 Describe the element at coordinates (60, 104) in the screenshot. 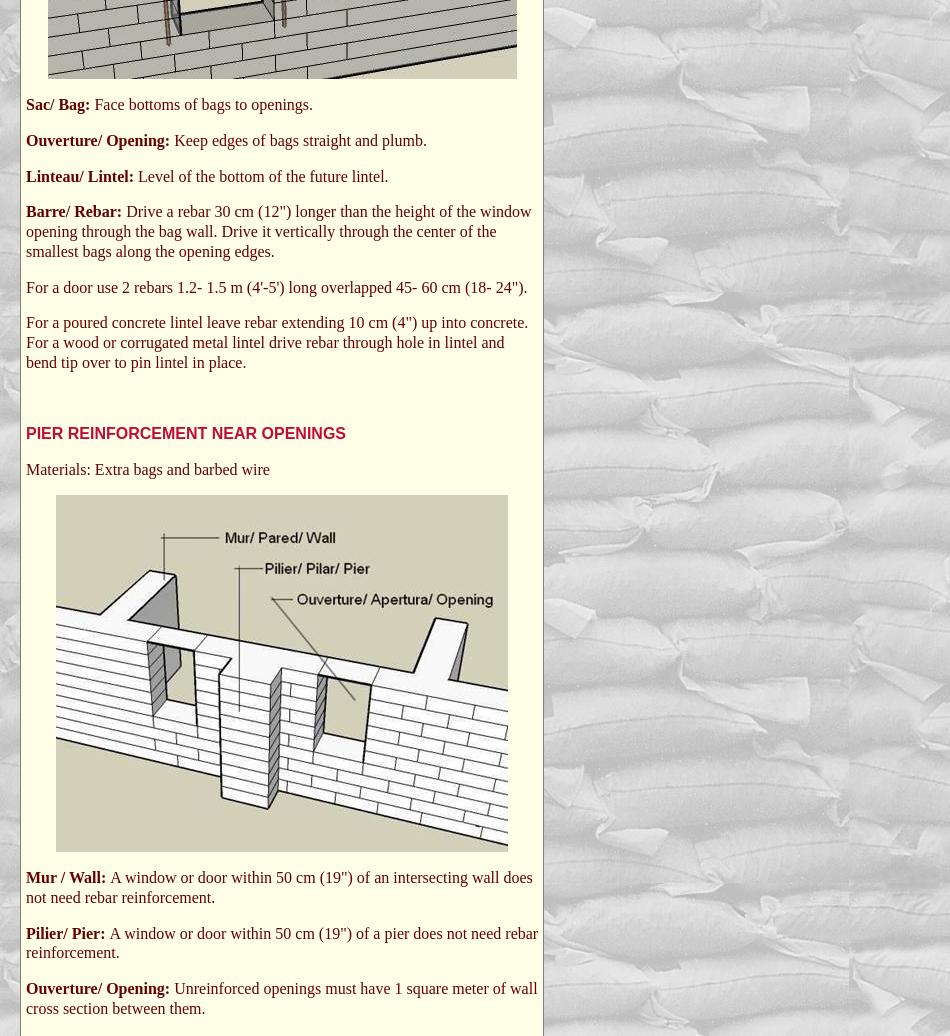

I see `'Sac/ Bag:'` at that location.